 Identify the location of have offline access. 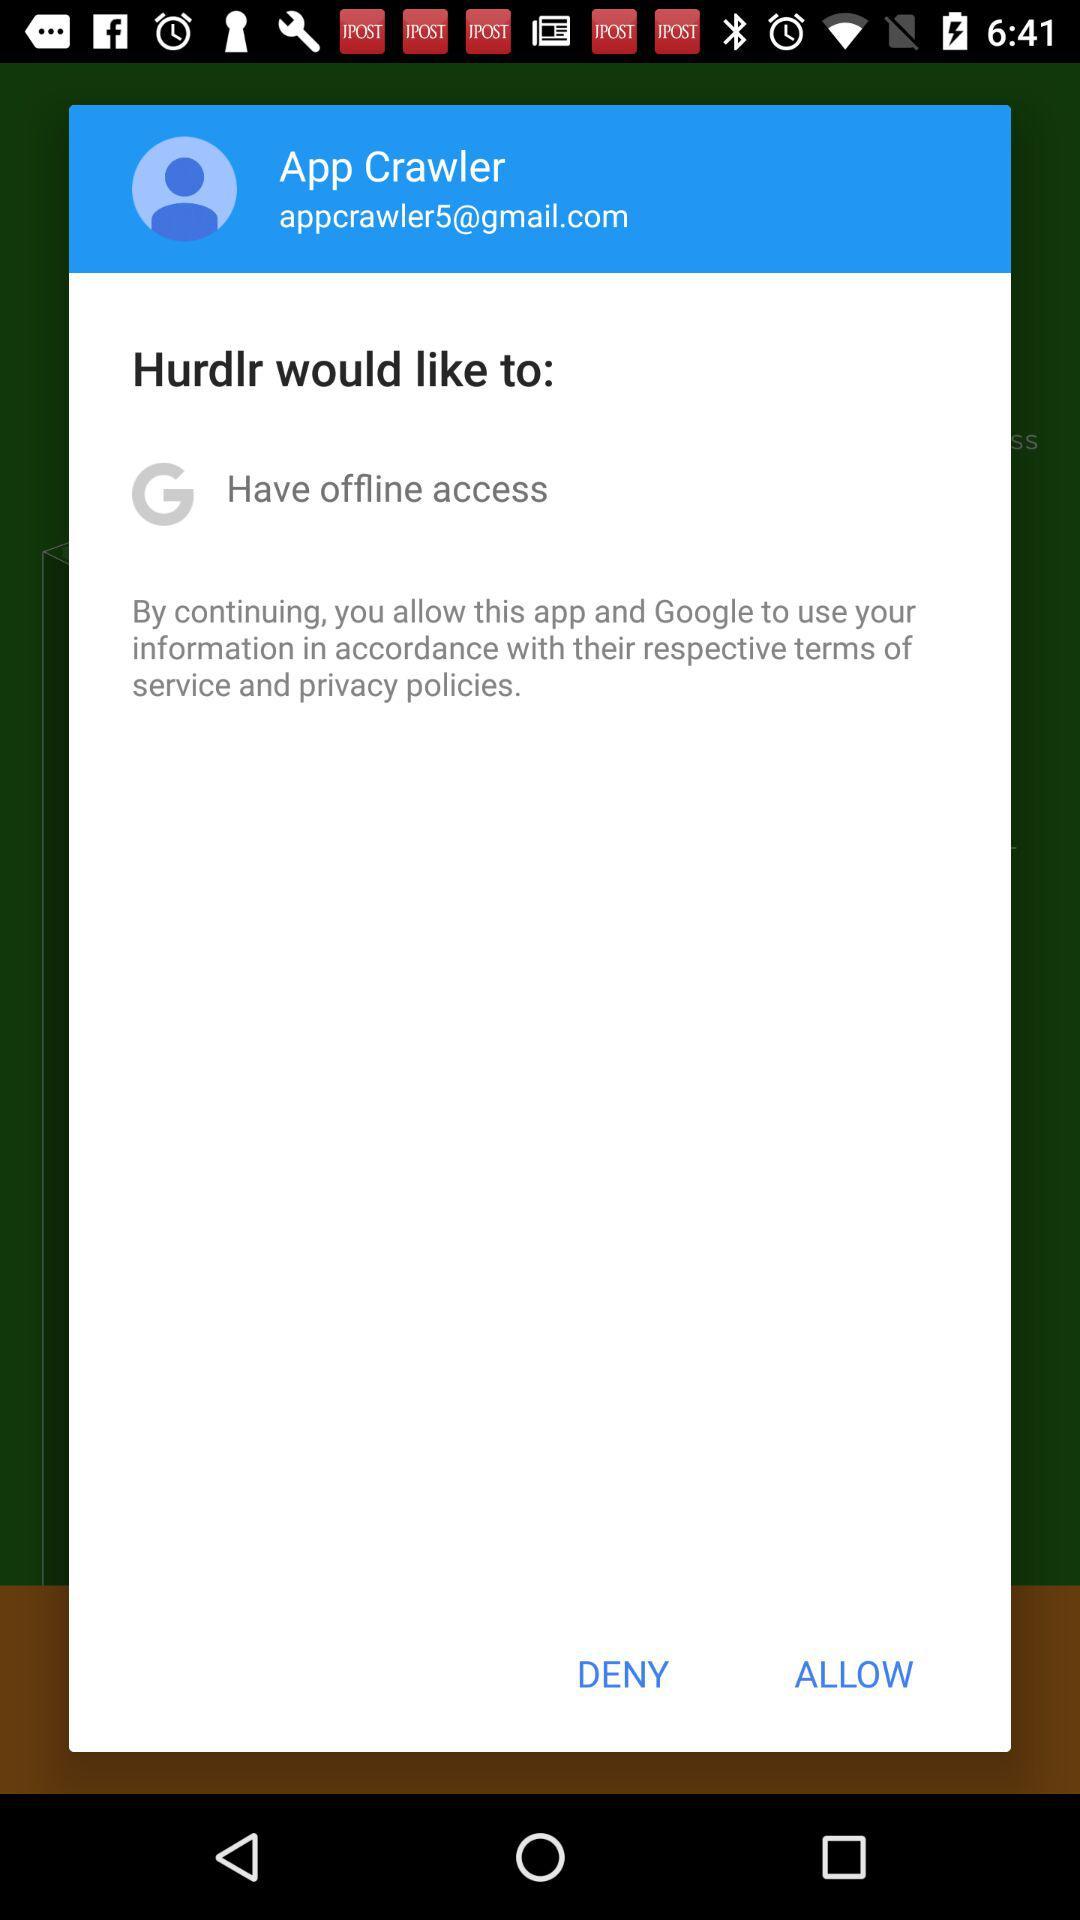
(387, 487).